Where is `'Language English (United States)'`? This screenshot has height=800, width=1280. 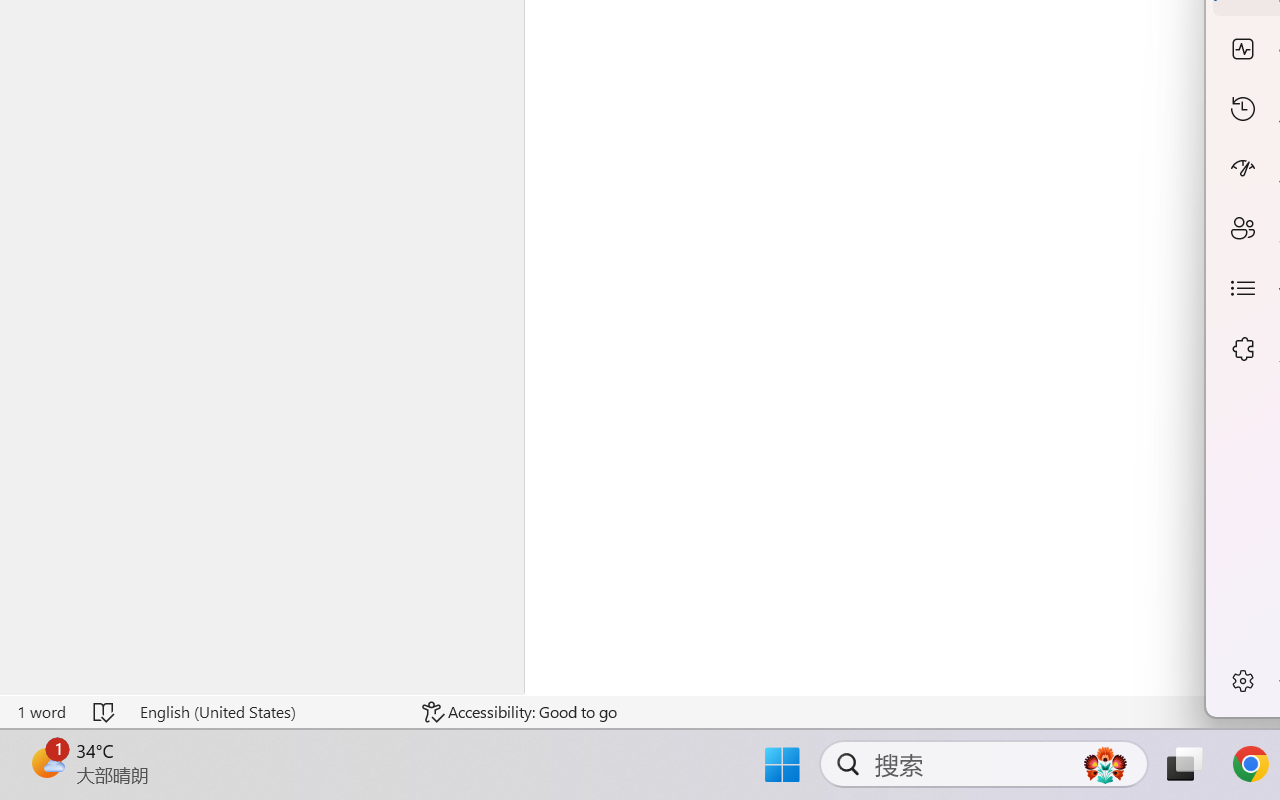 'Language English (United States)' is located at coordinates (266, 711).